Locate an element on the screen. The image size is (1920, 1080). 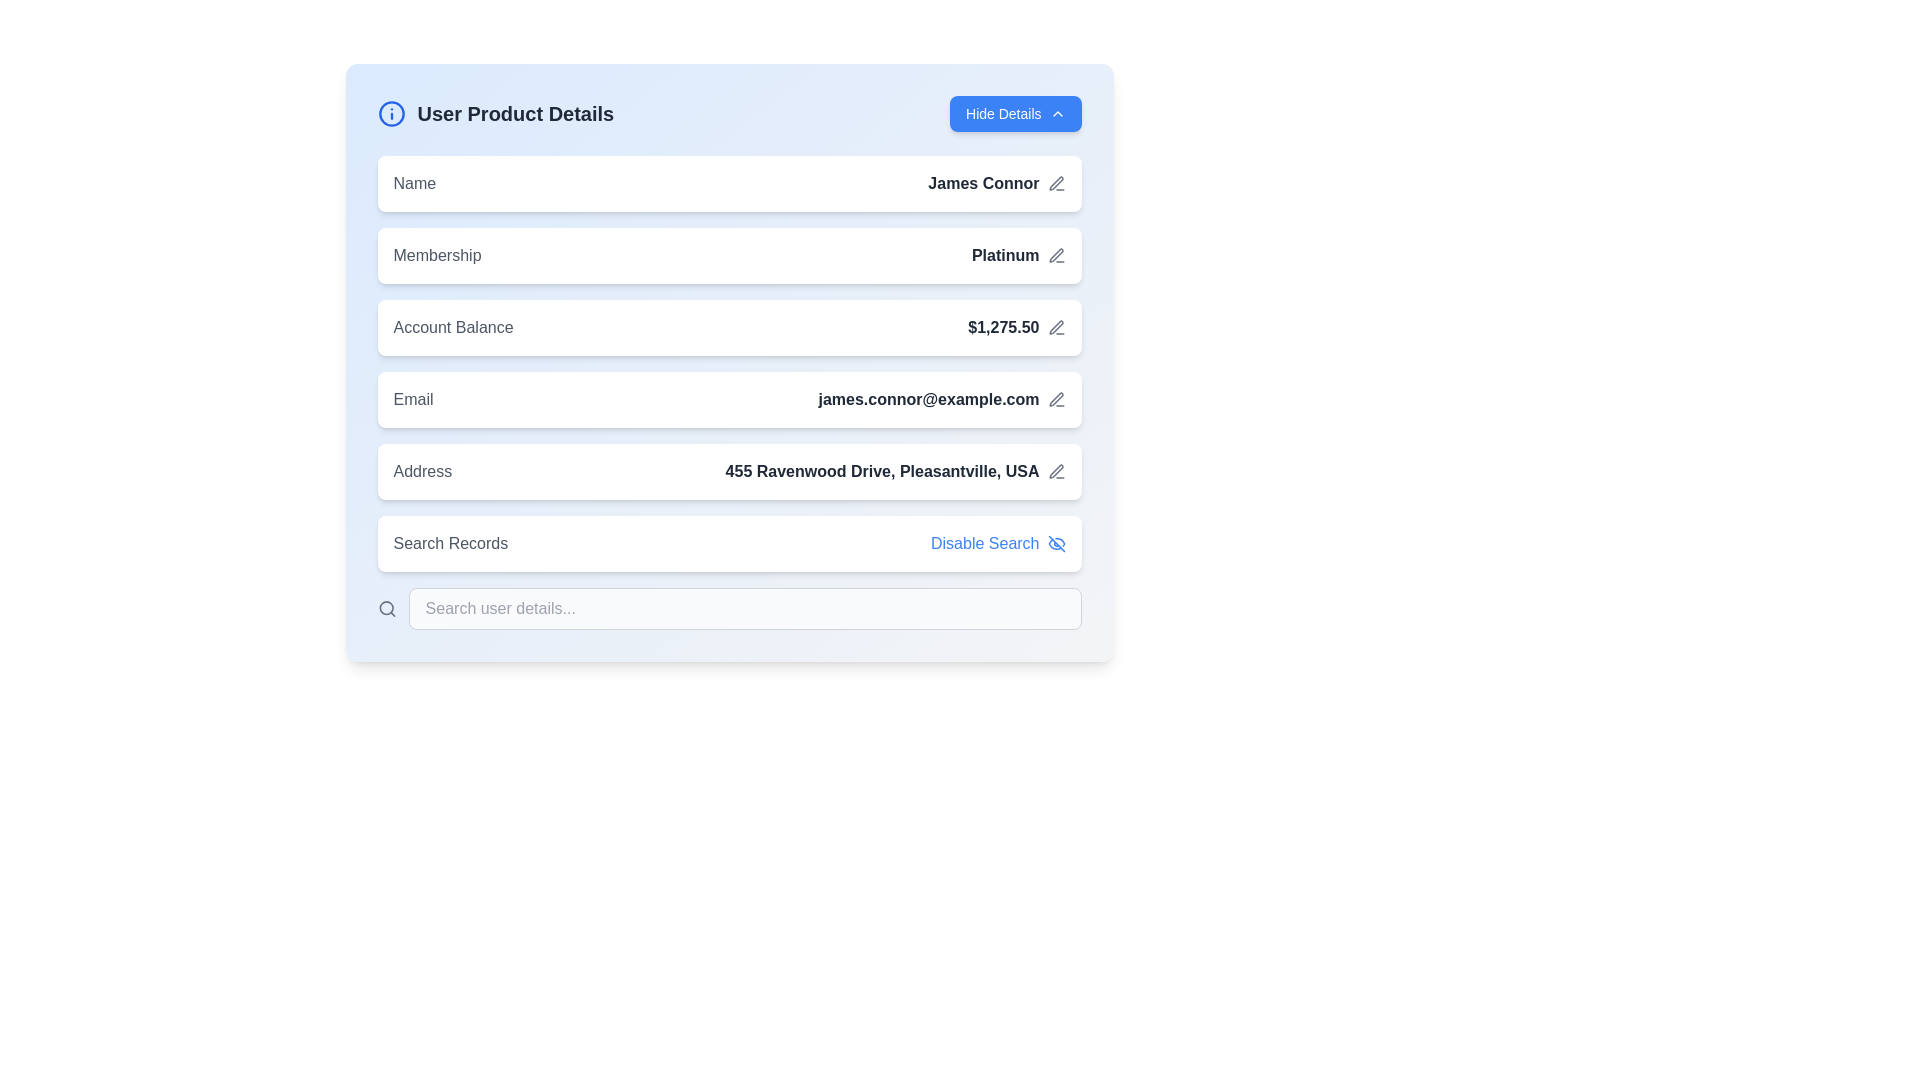
the label that identifies the email address in the email information row, located to the far left of 'james.connor@example.com' is located at coordinates (412, 400).